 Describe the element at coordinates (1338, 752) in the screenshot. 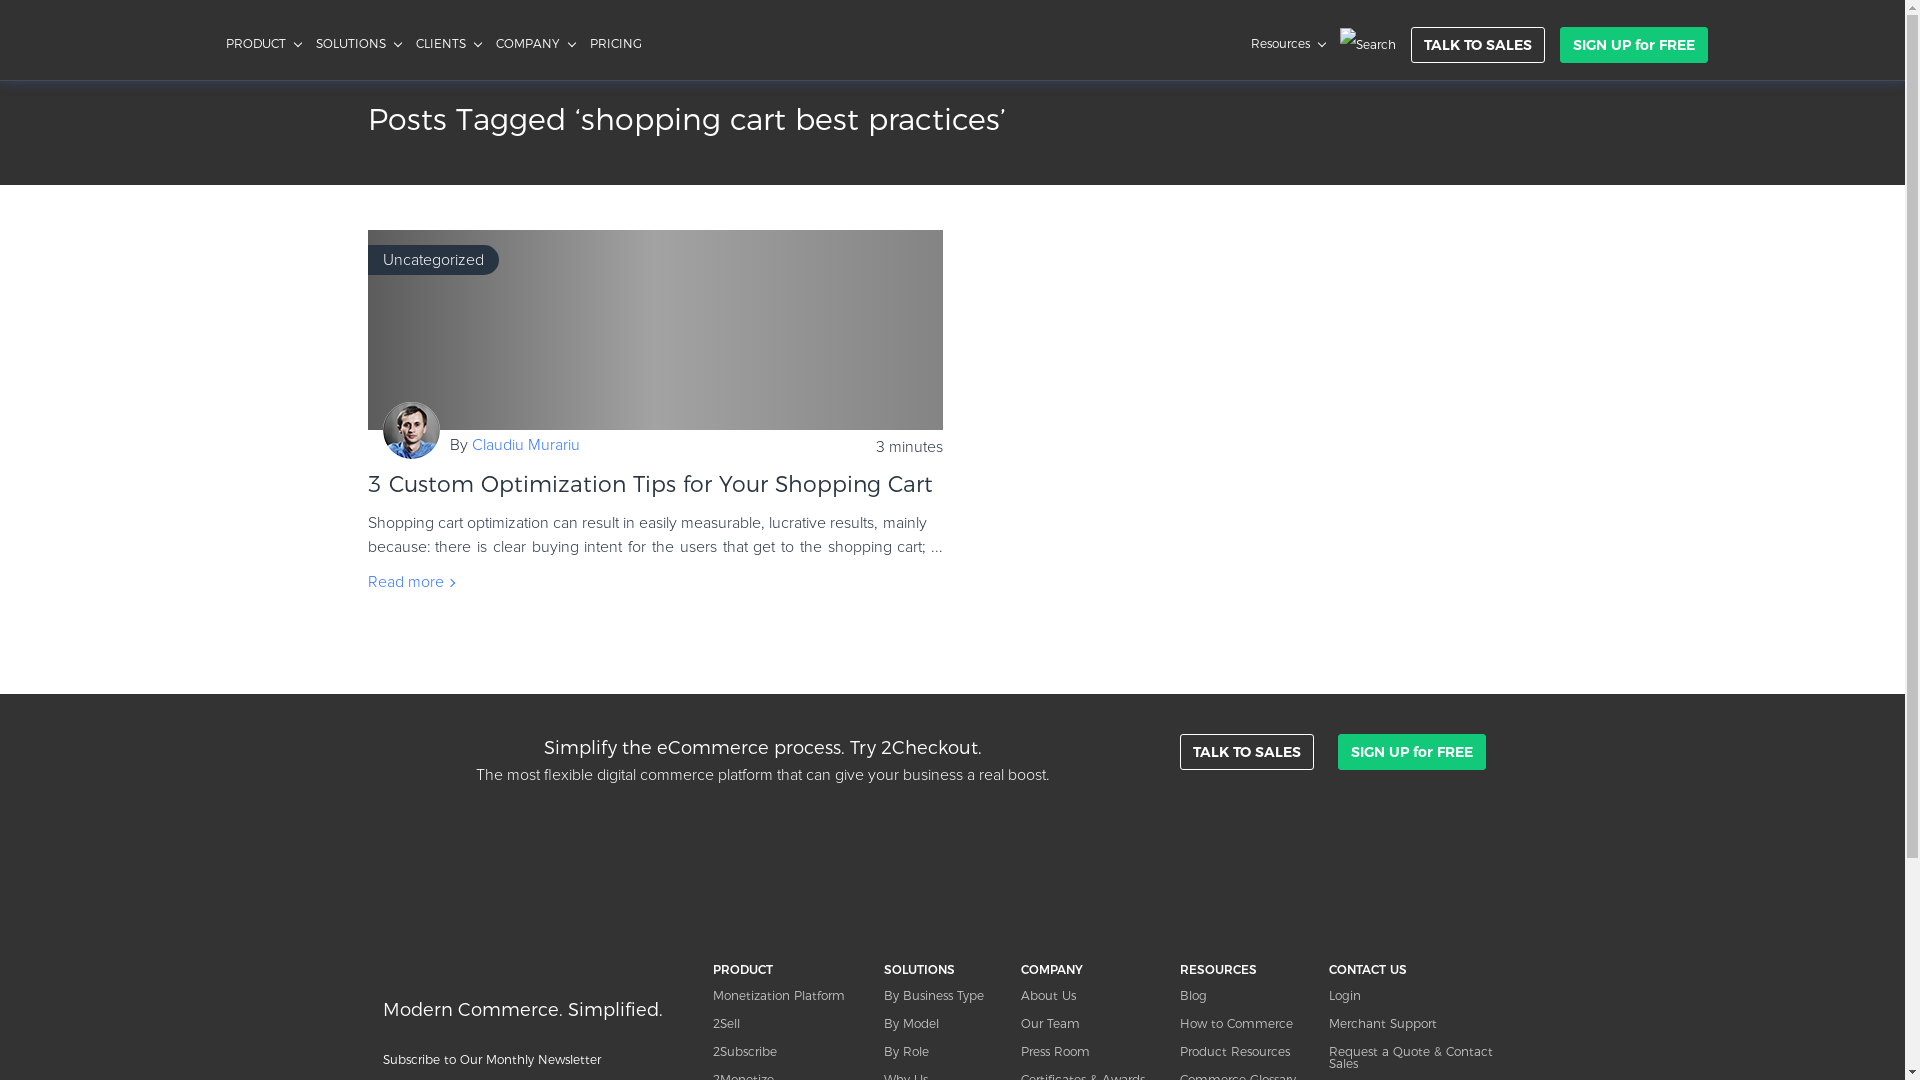

I see `'SIGN UP for FREE'` at that location.